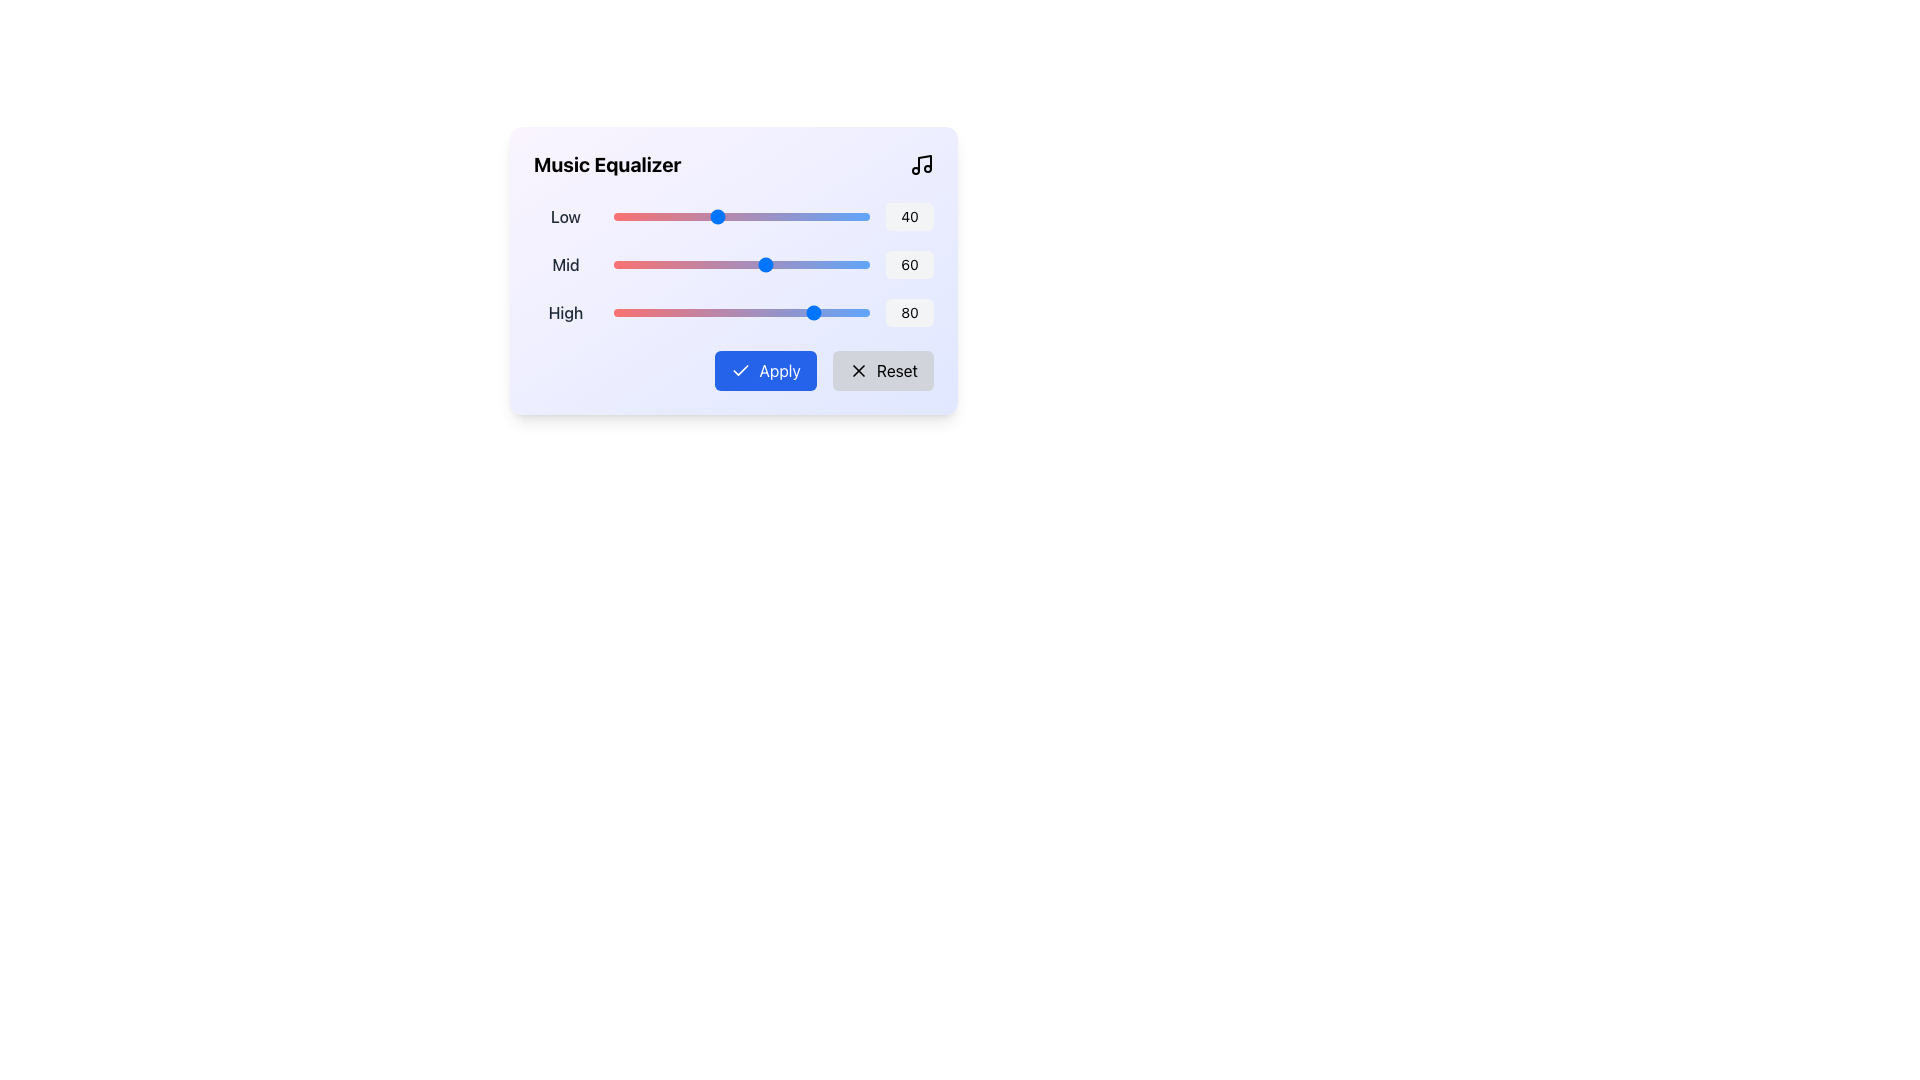  Describe the element at coordinates (740, 370) in the screenshot. I see `the 'Apply' icon located within the blue button, which signifies confirming changes to settings` at that location.